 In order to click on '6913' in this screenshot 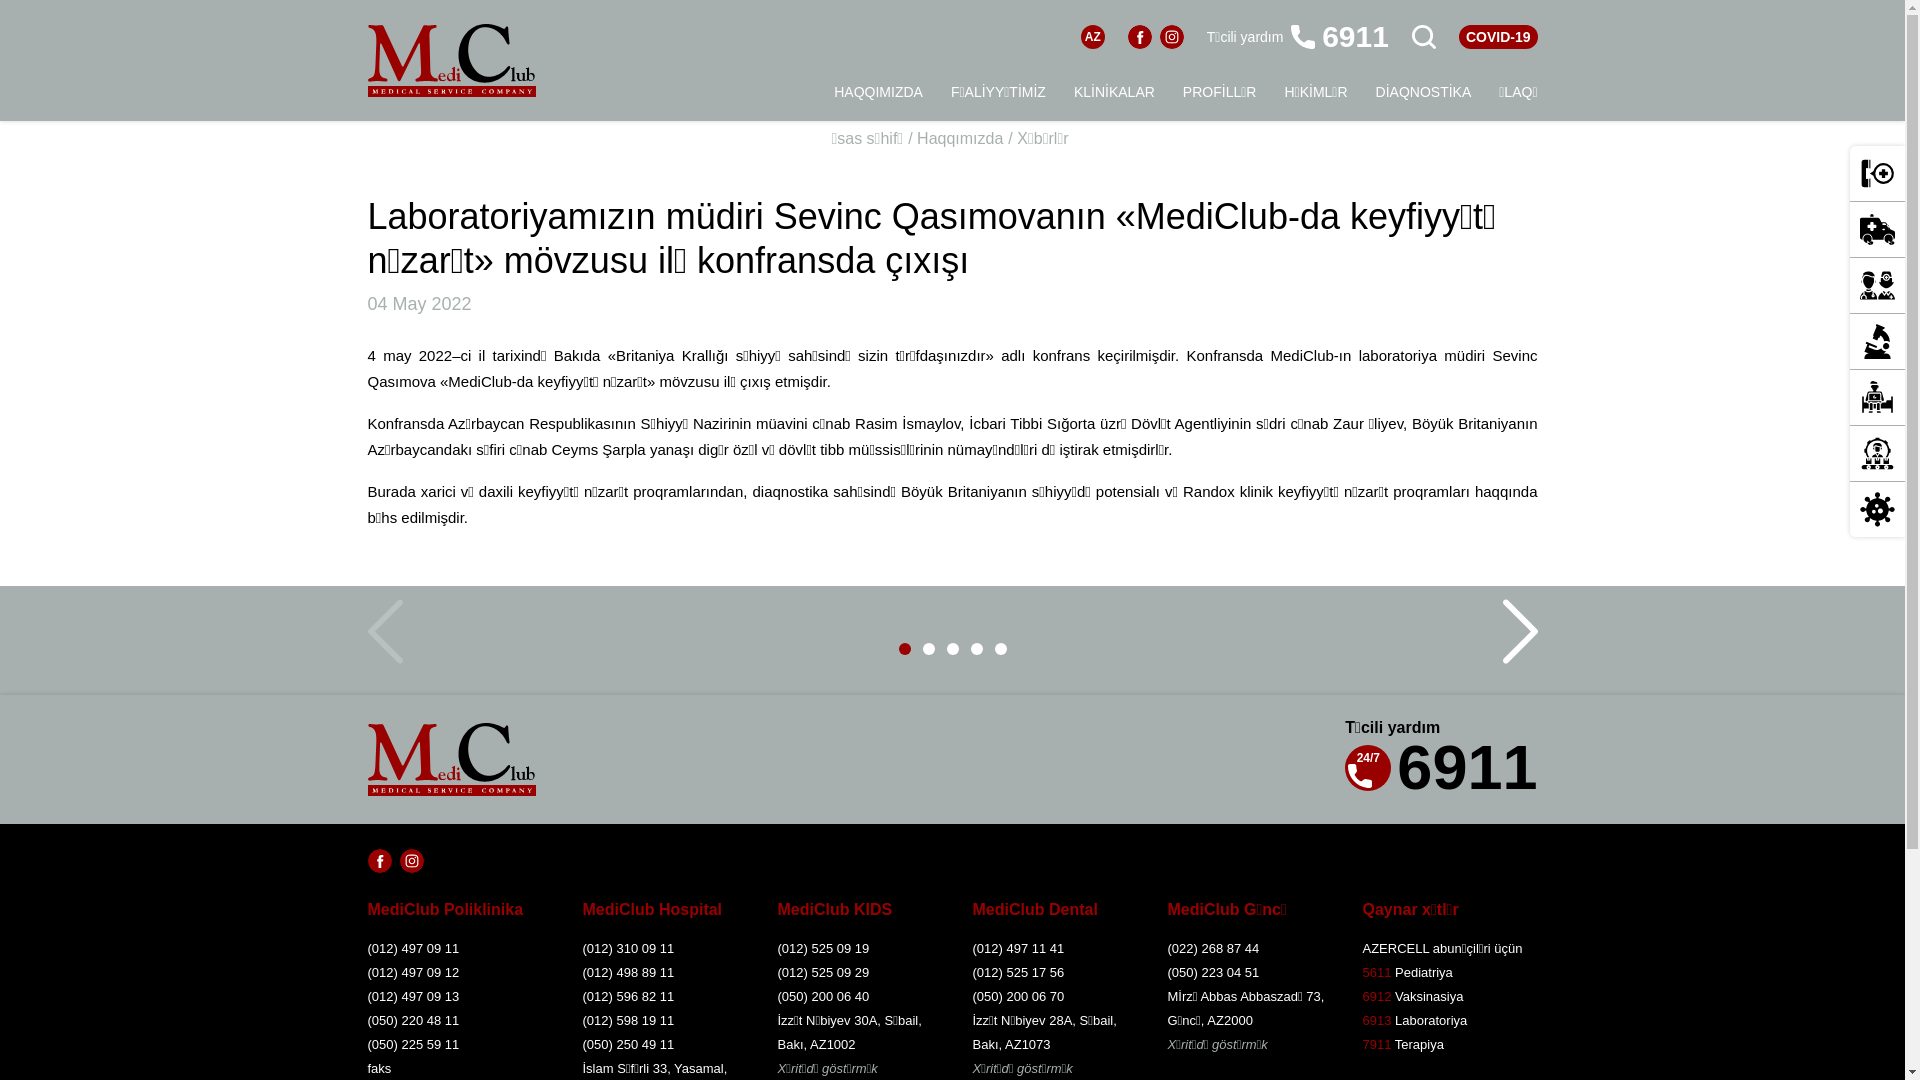, I will do `click(1375, 1020)`.